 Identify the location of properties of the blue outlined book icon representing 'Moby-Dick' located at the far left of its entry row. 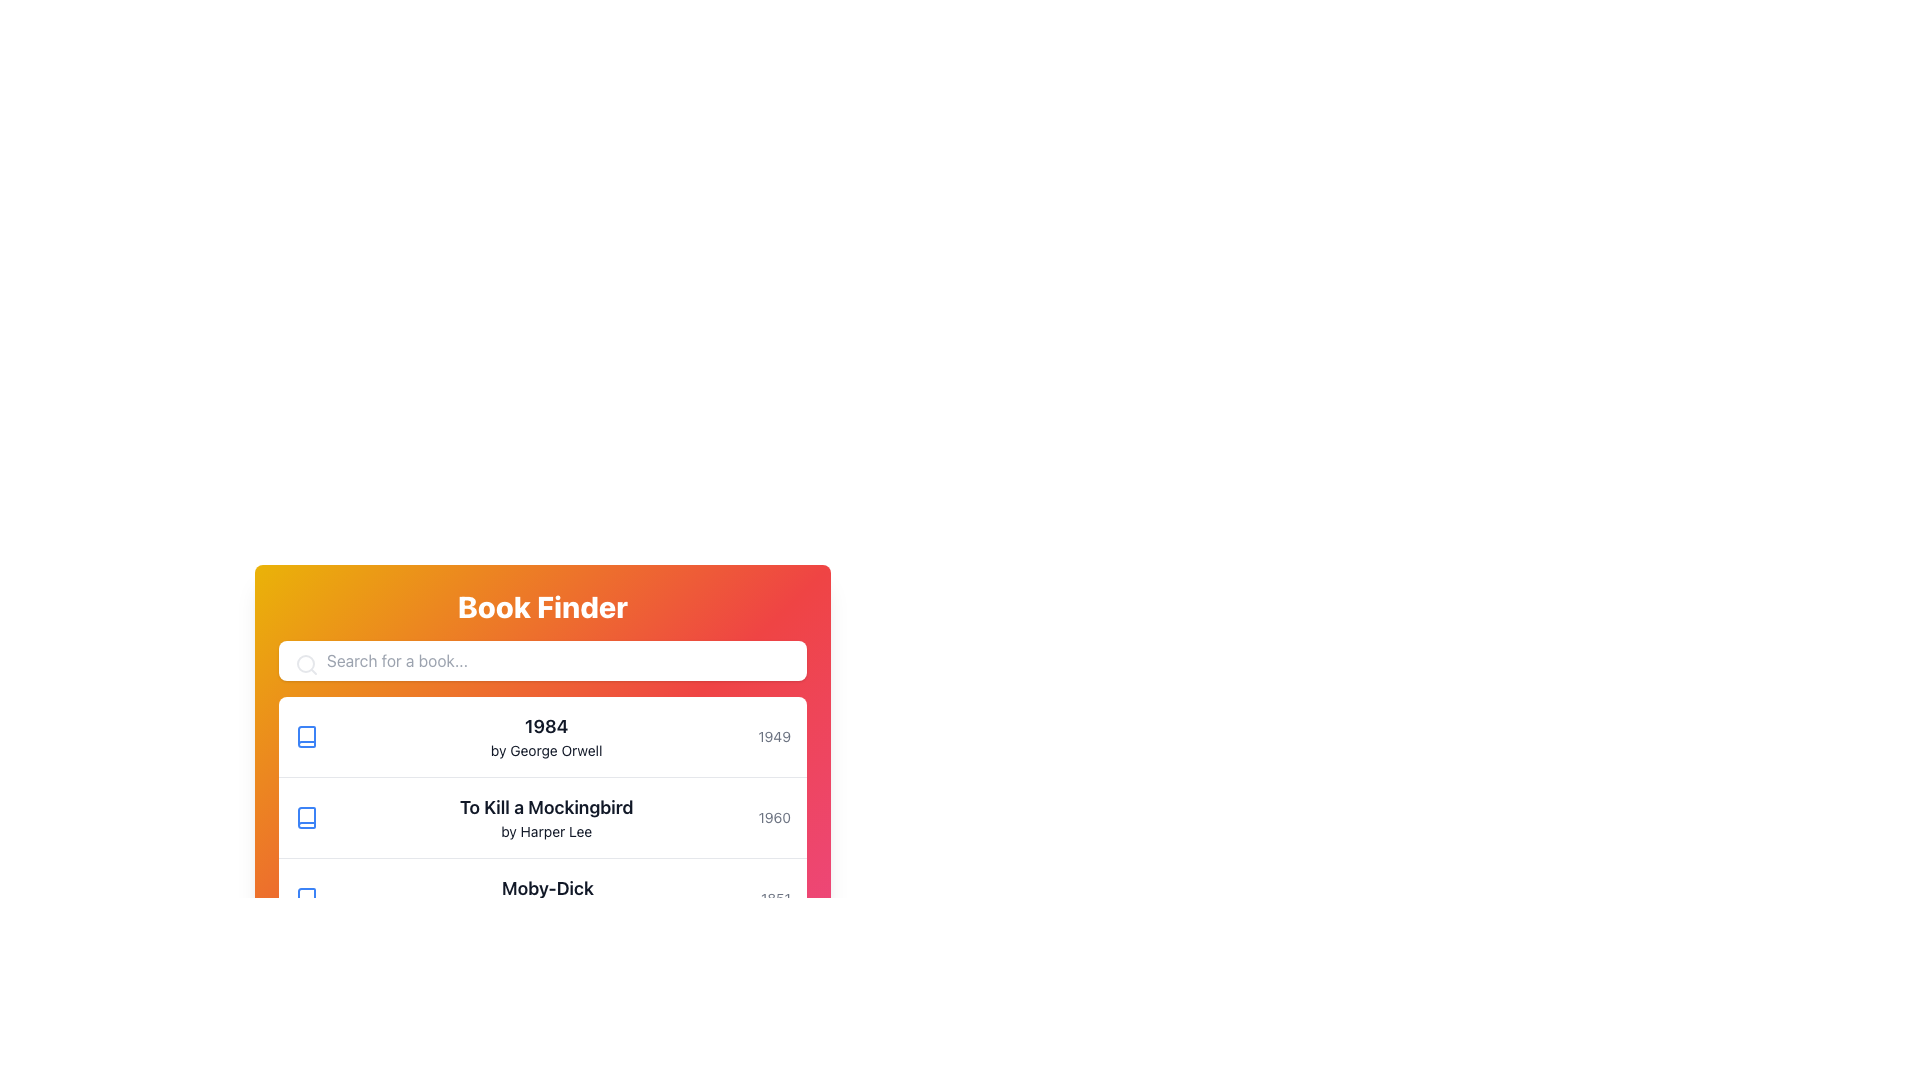
(306, 897).